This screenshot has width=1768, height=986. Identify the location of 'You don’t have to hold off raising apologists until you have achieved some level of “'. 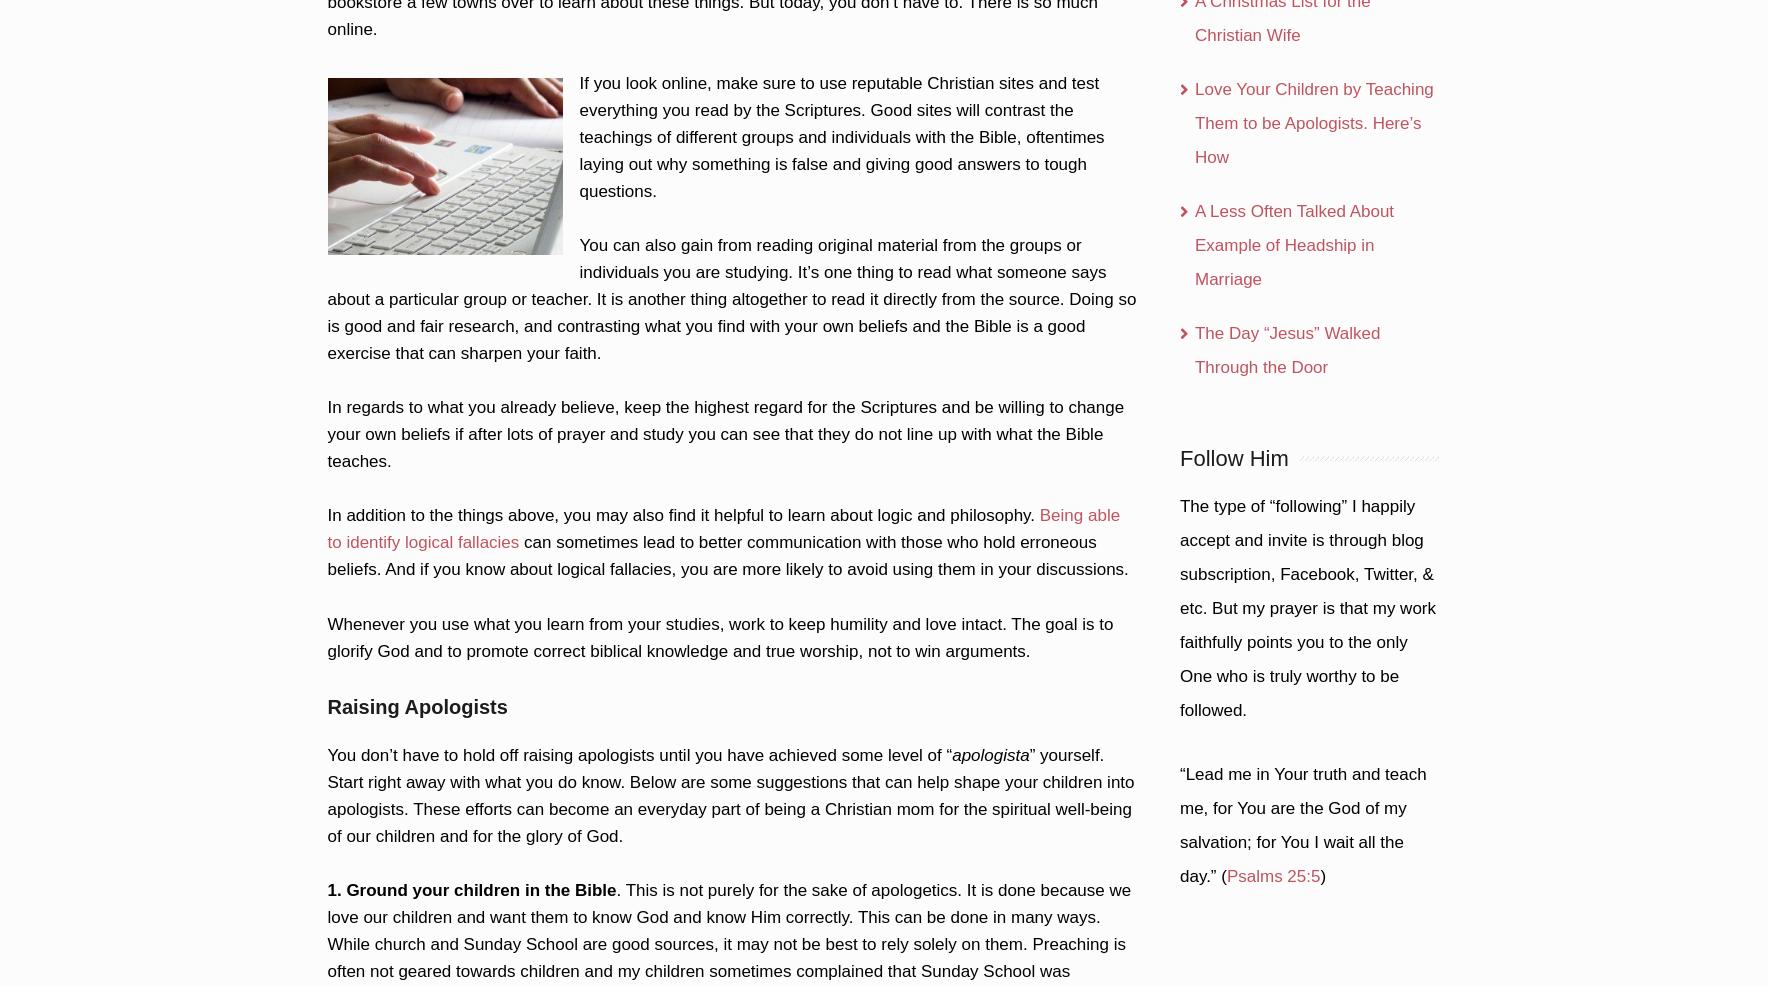
(638, 754).